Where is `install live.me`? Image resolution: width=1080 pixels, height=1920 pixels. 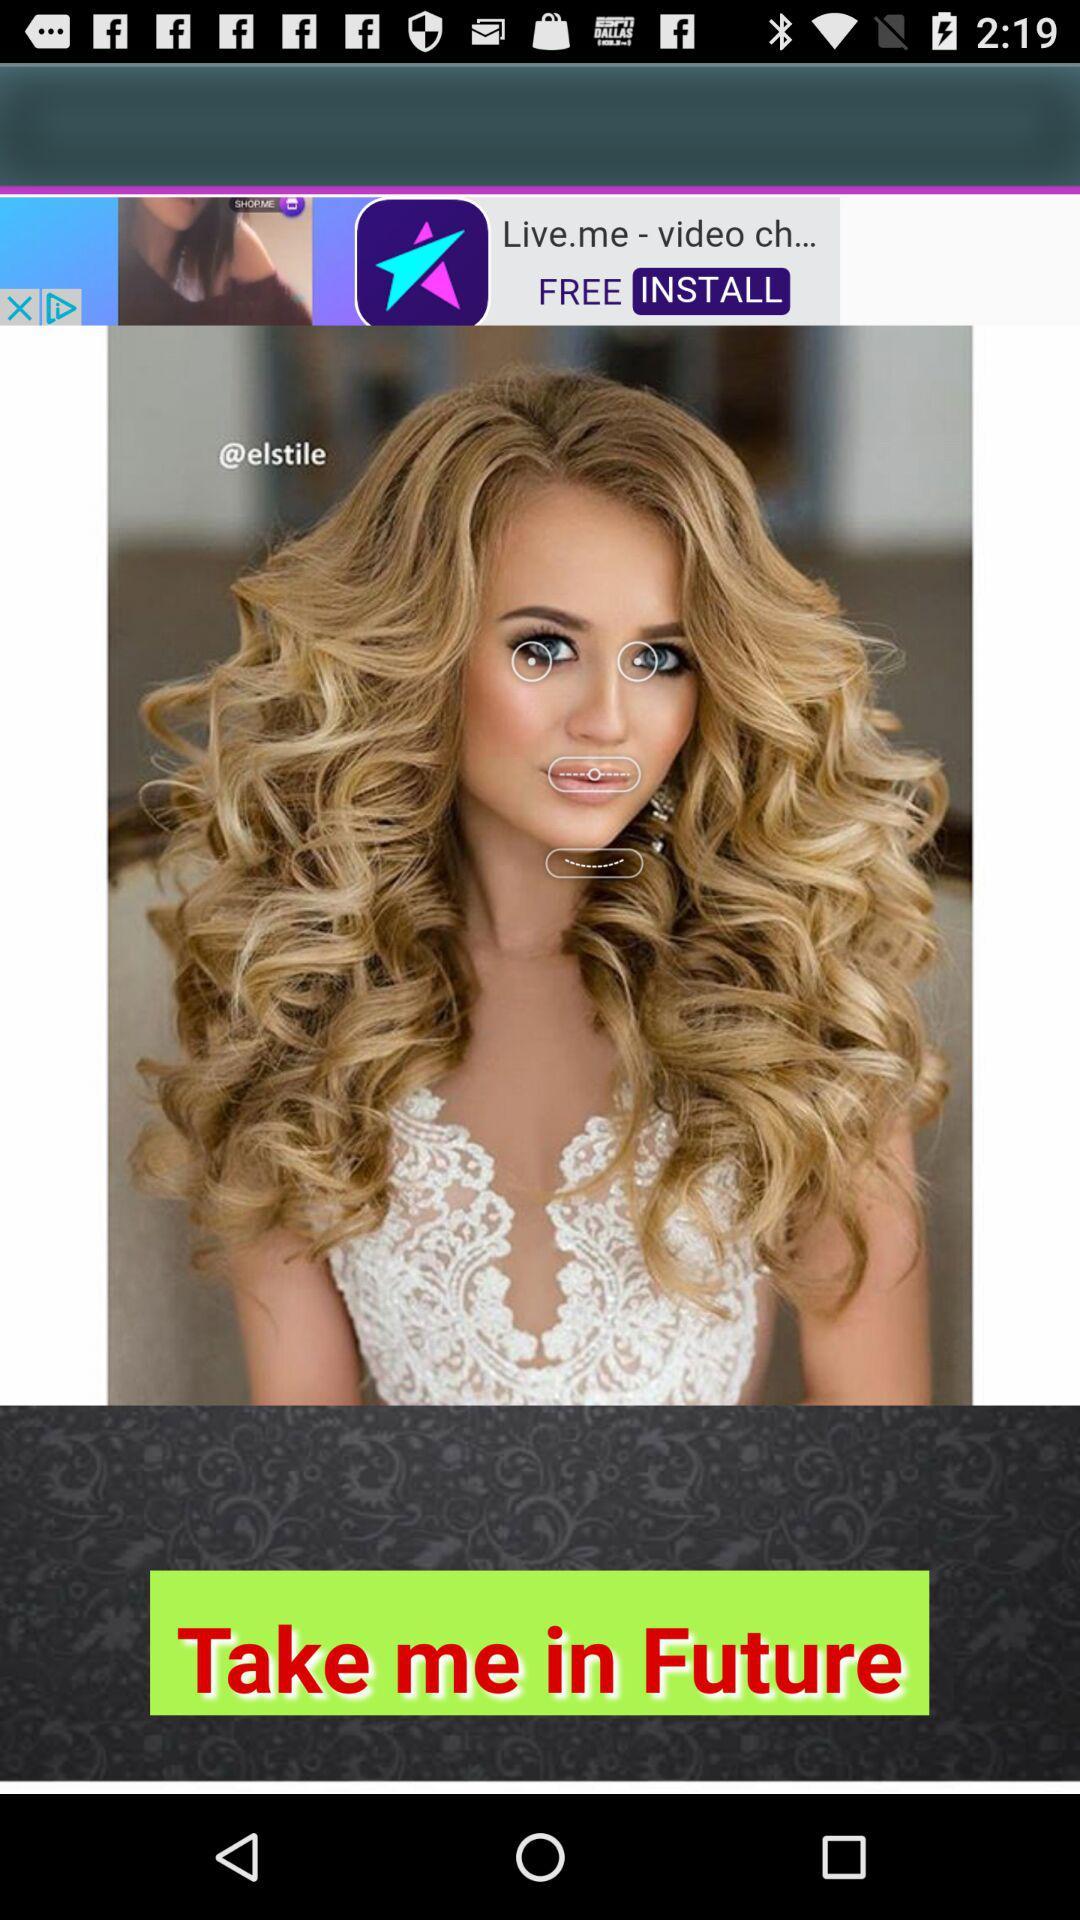
install live.me is located at coordinates (419, 258).